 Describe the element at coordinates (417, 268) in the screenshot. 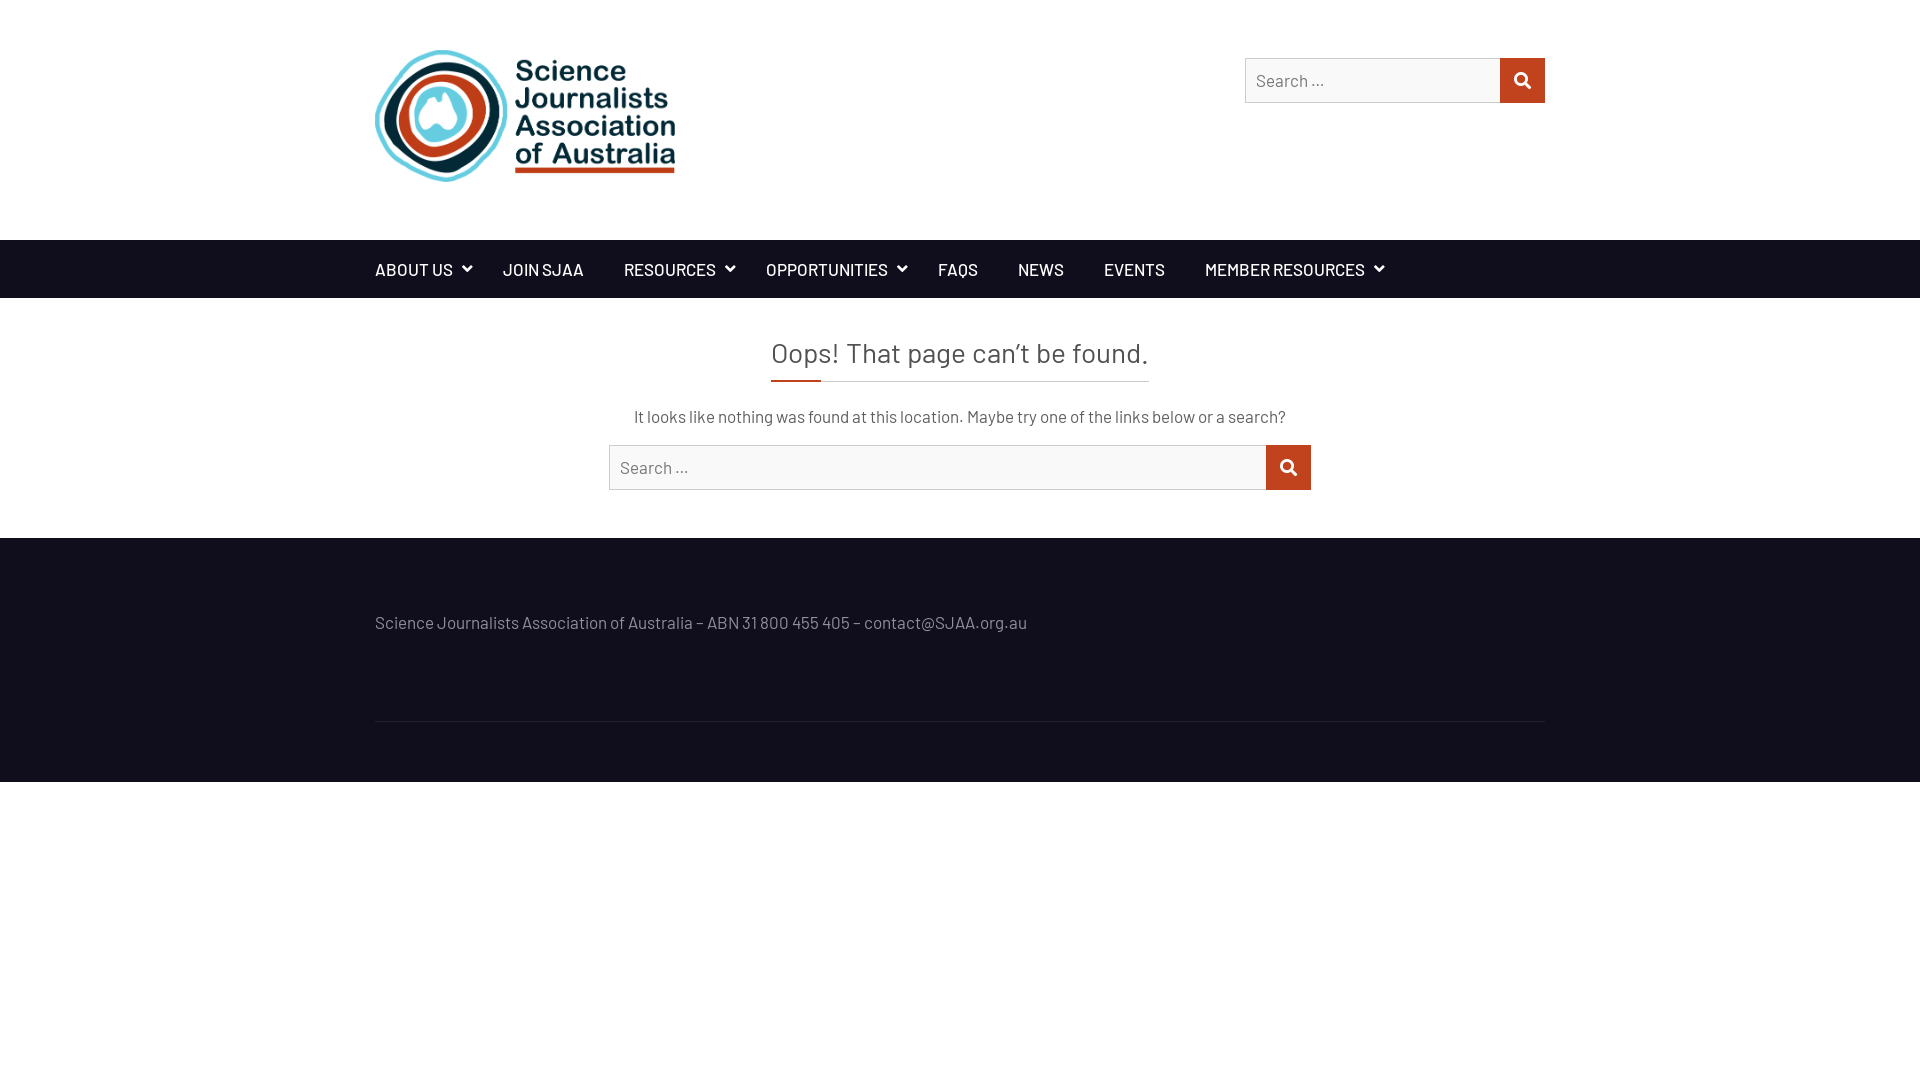

I see `'ABOUT US'` at that location.